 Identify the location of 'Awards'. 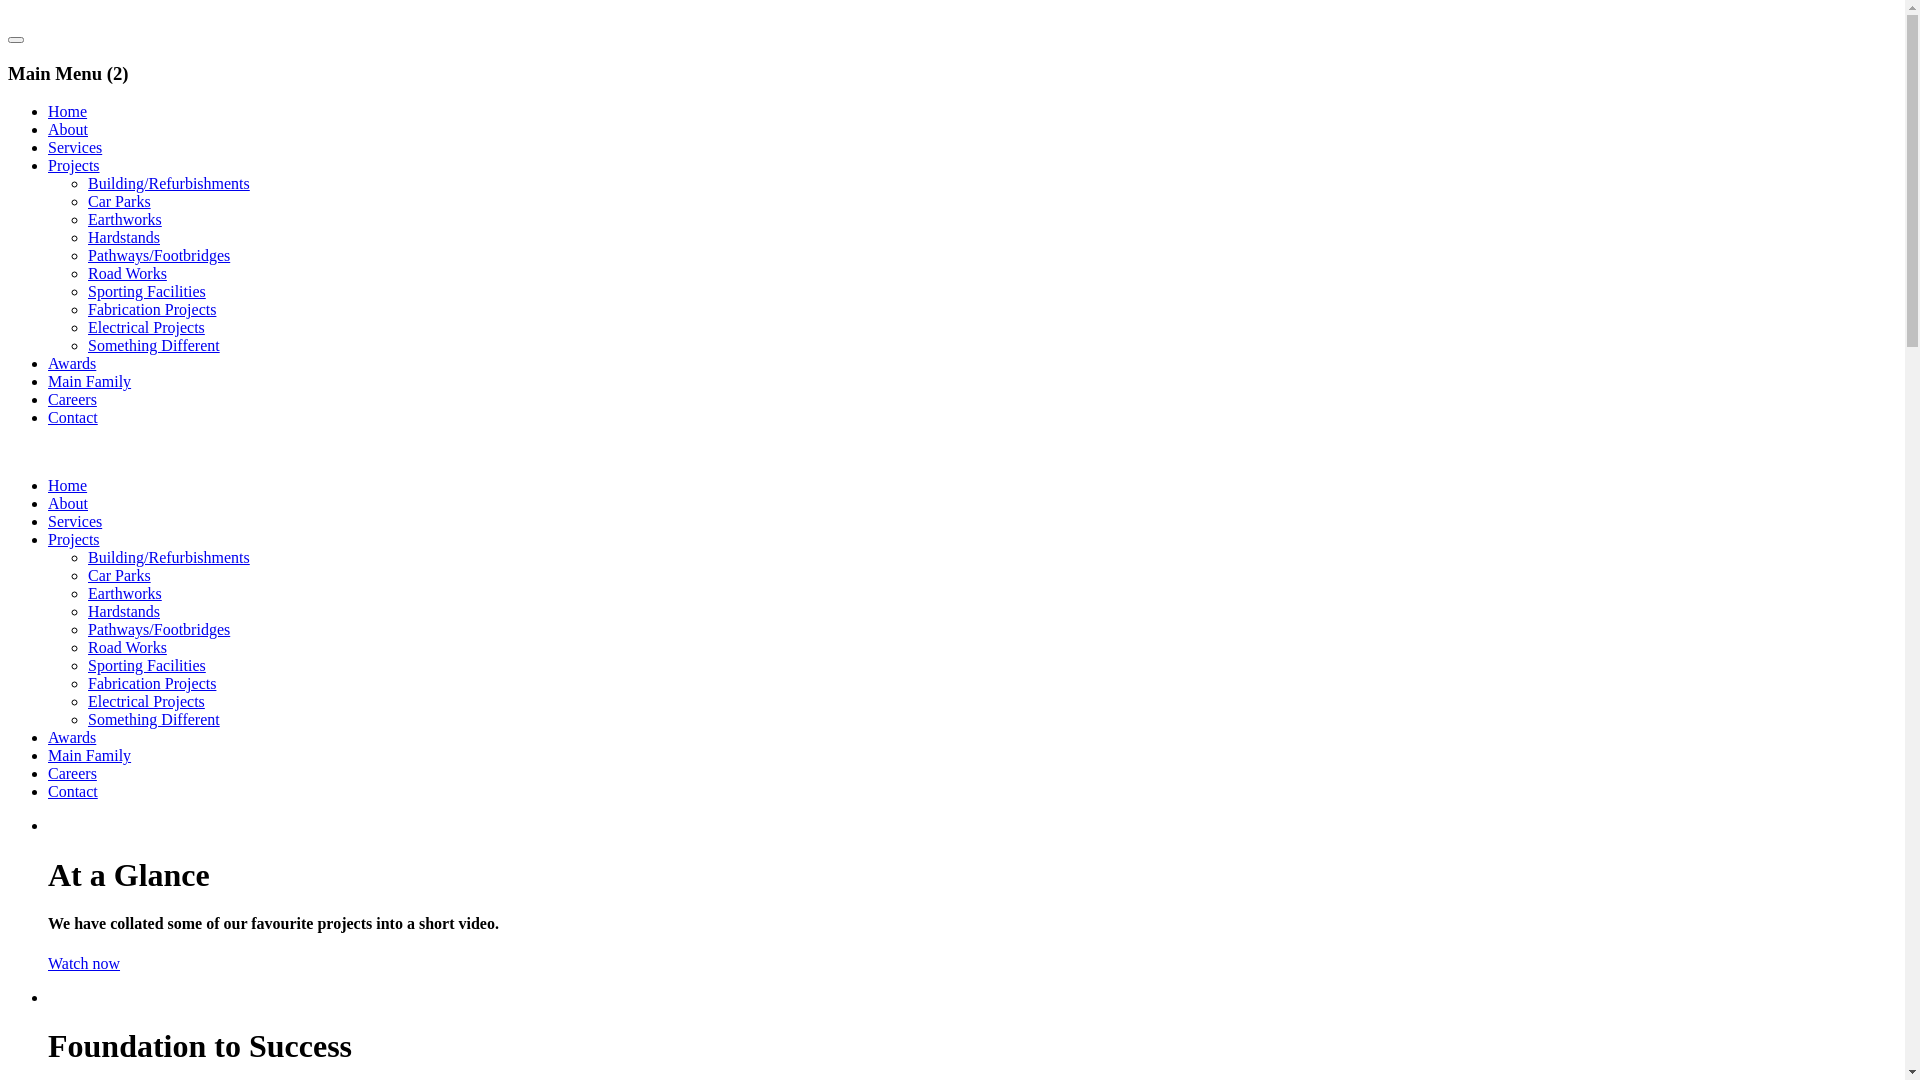
(72, 363).